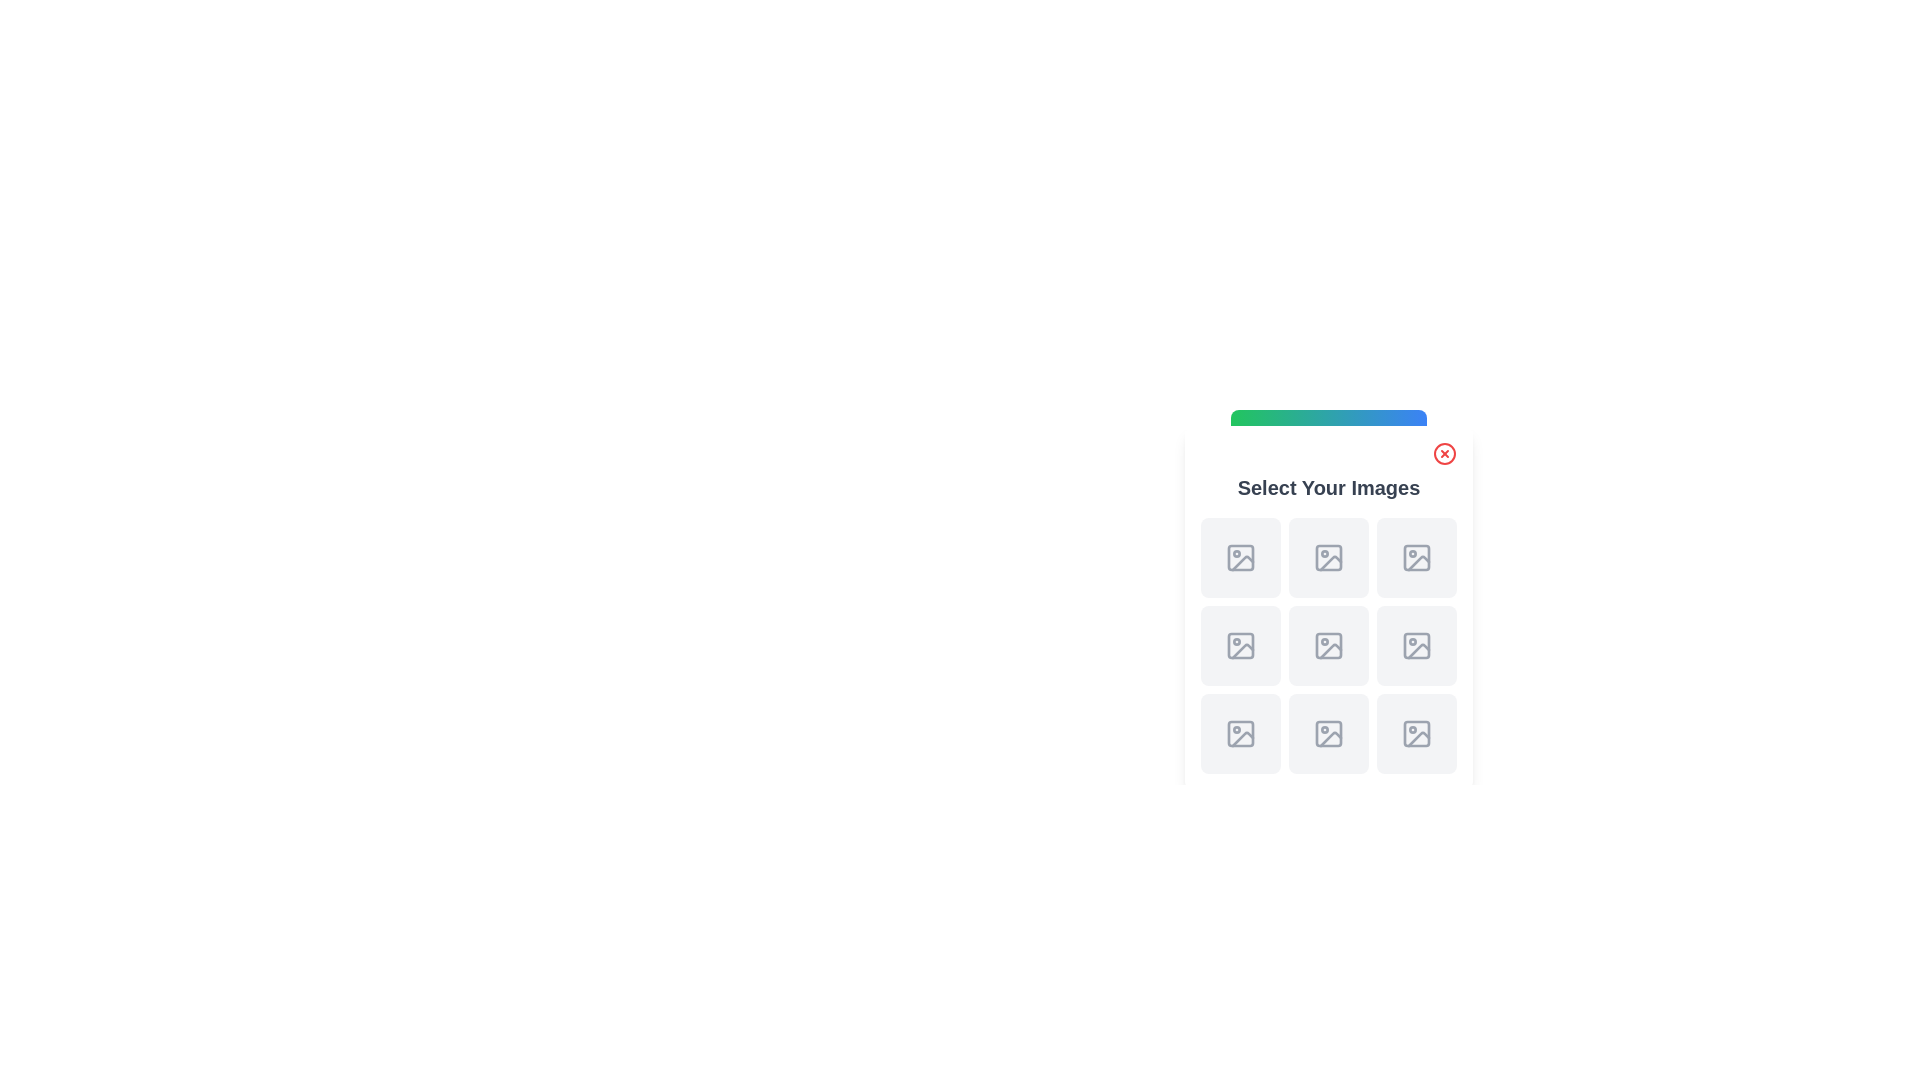 This screenshot has height=1080, width=1920. Describe the element at coordinates (1240, 558) in the screenshot. I see `the image upload icon located at the top-left position of the 3x3 grid layout` at that location.